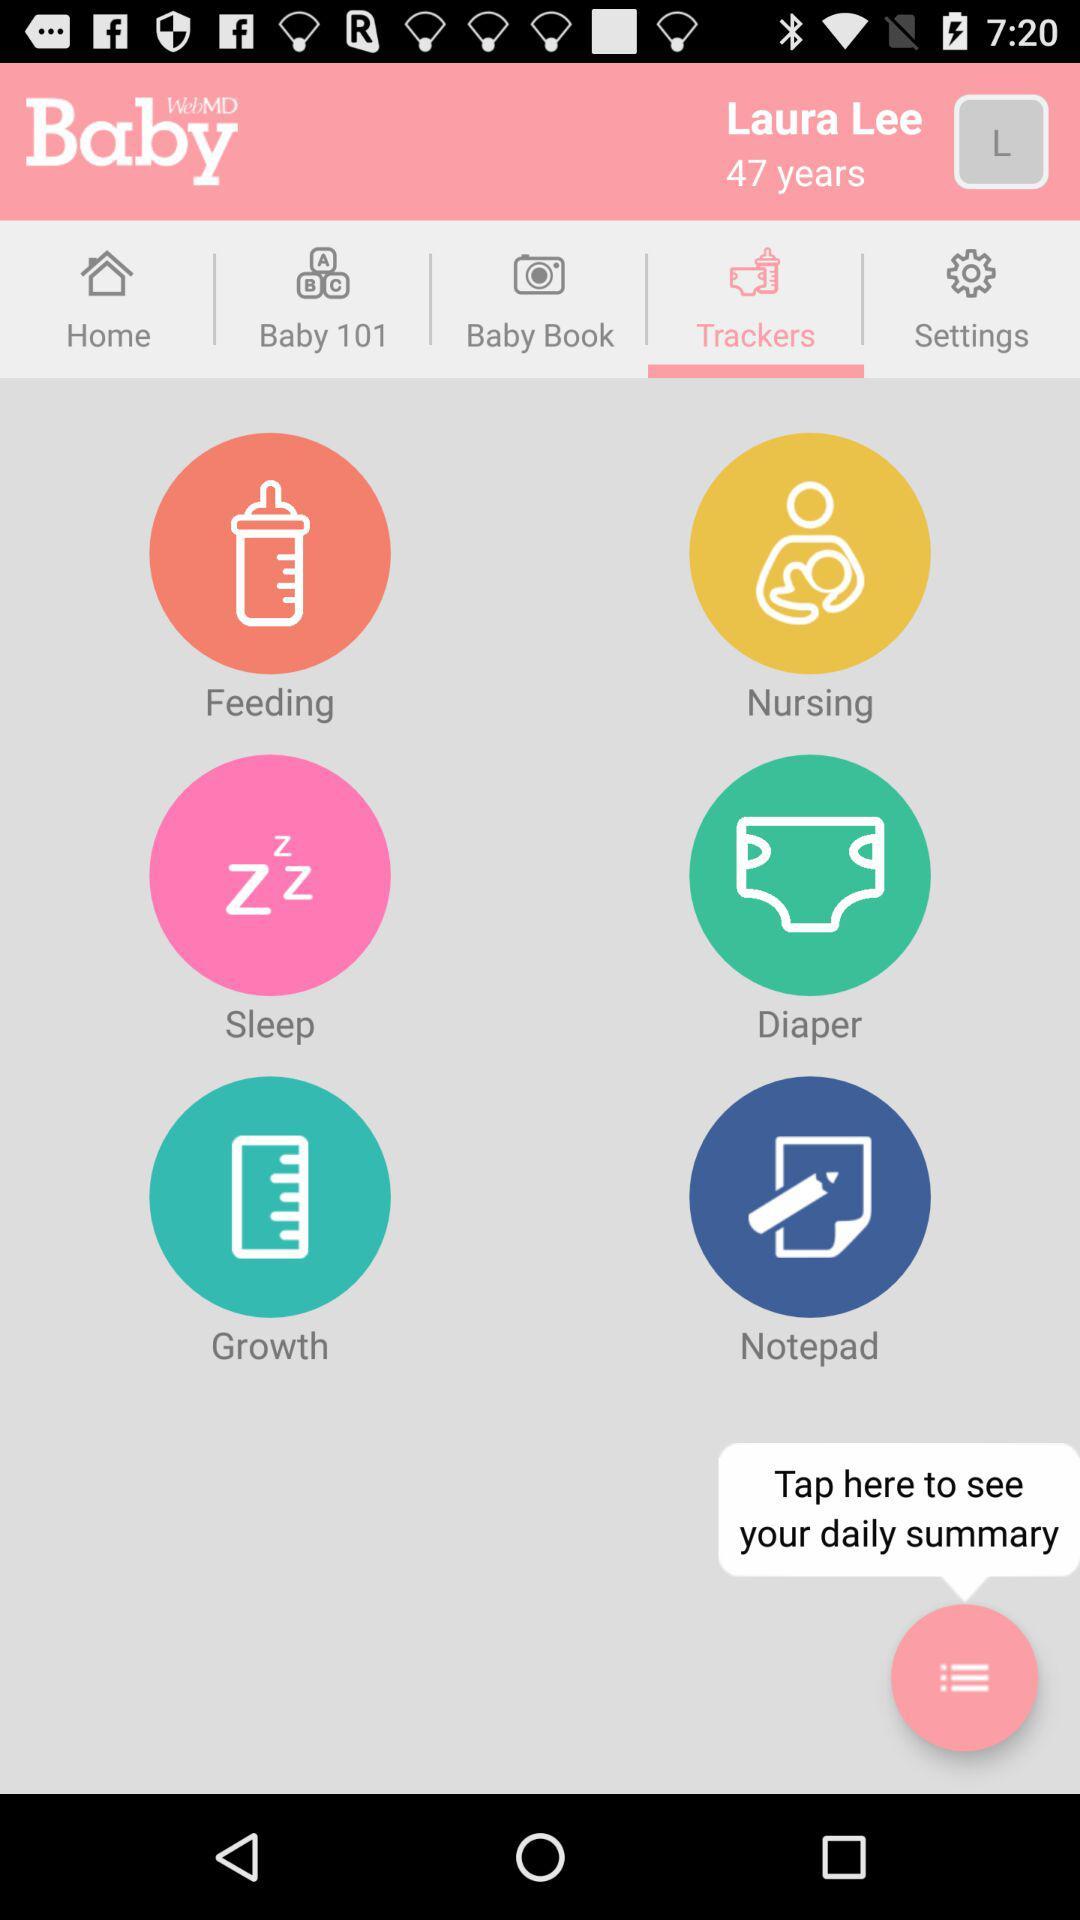  I want to click on the list icon, so click(963, 1795).